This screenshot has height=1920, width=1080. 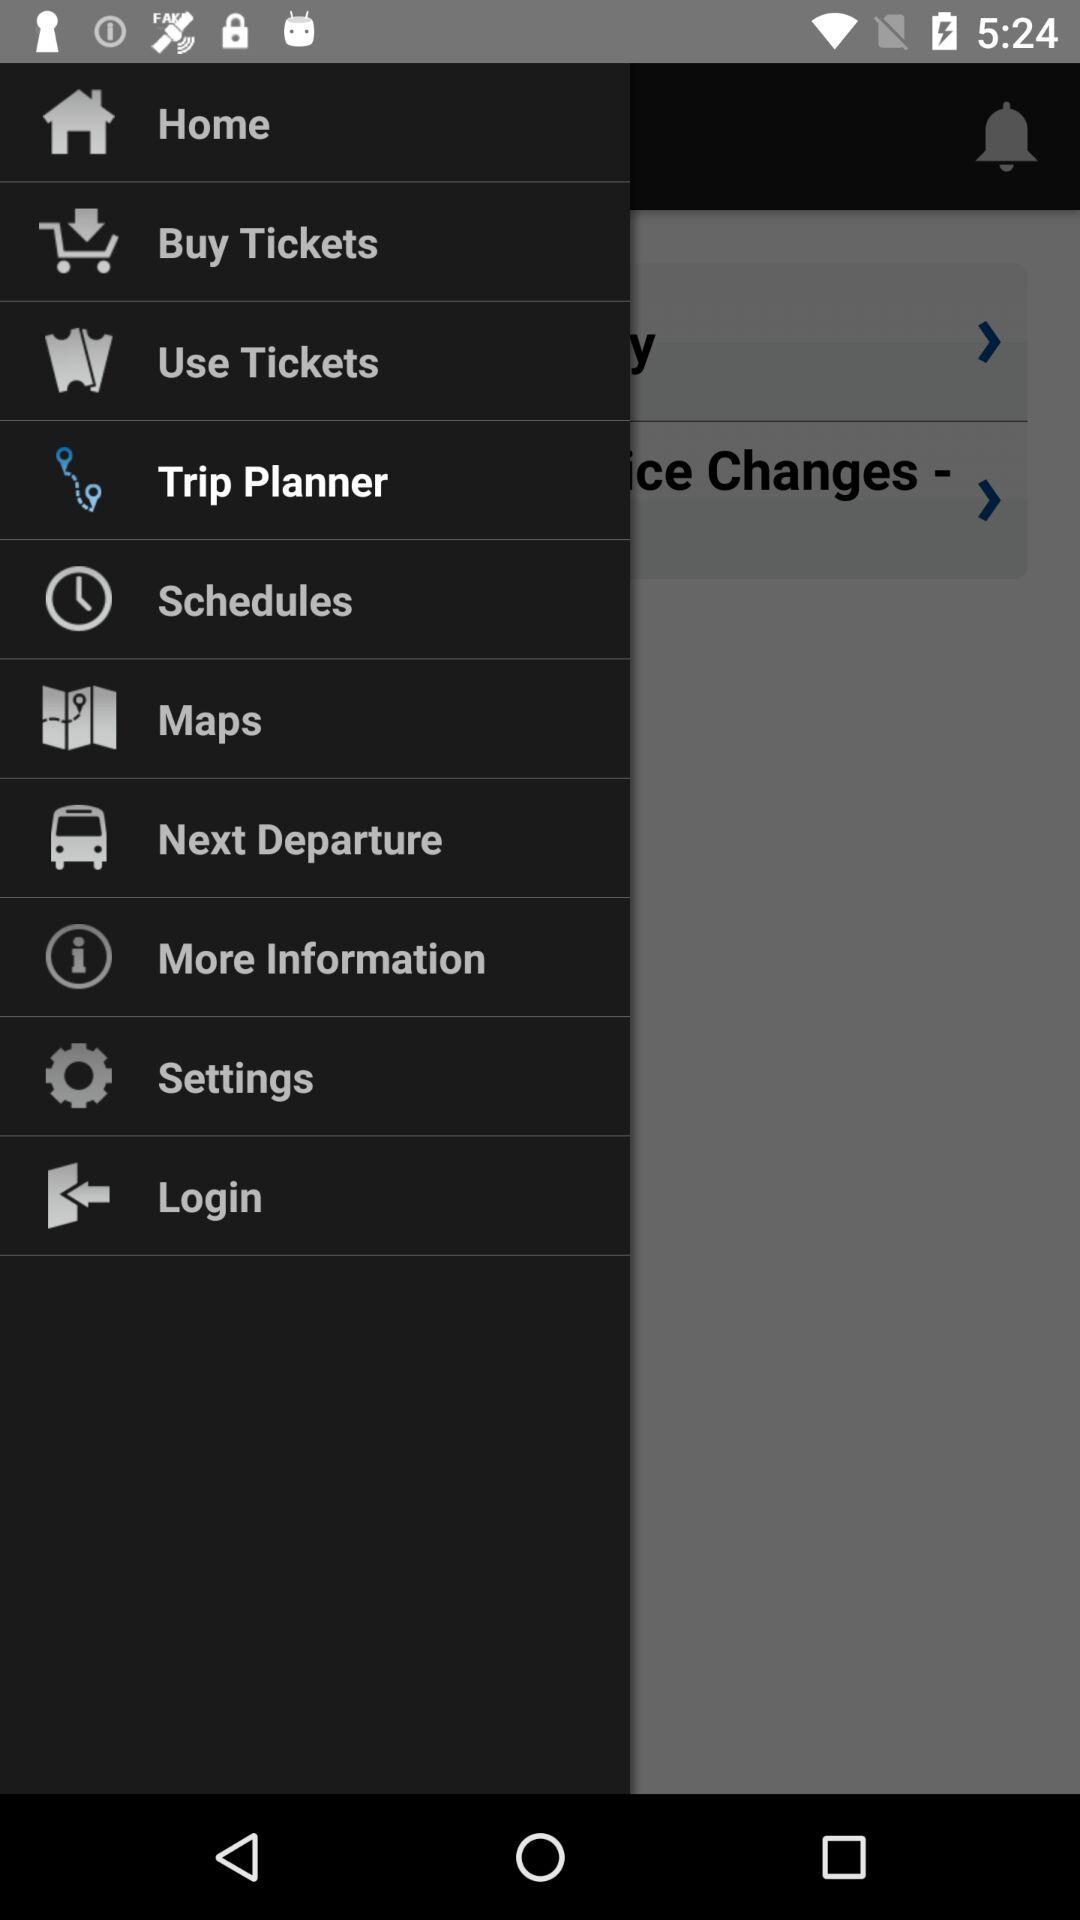 What do you see at coordinates (1006, 136) in the screenshot?
I see `the notifications icon` at bounding box center [1006, 136].